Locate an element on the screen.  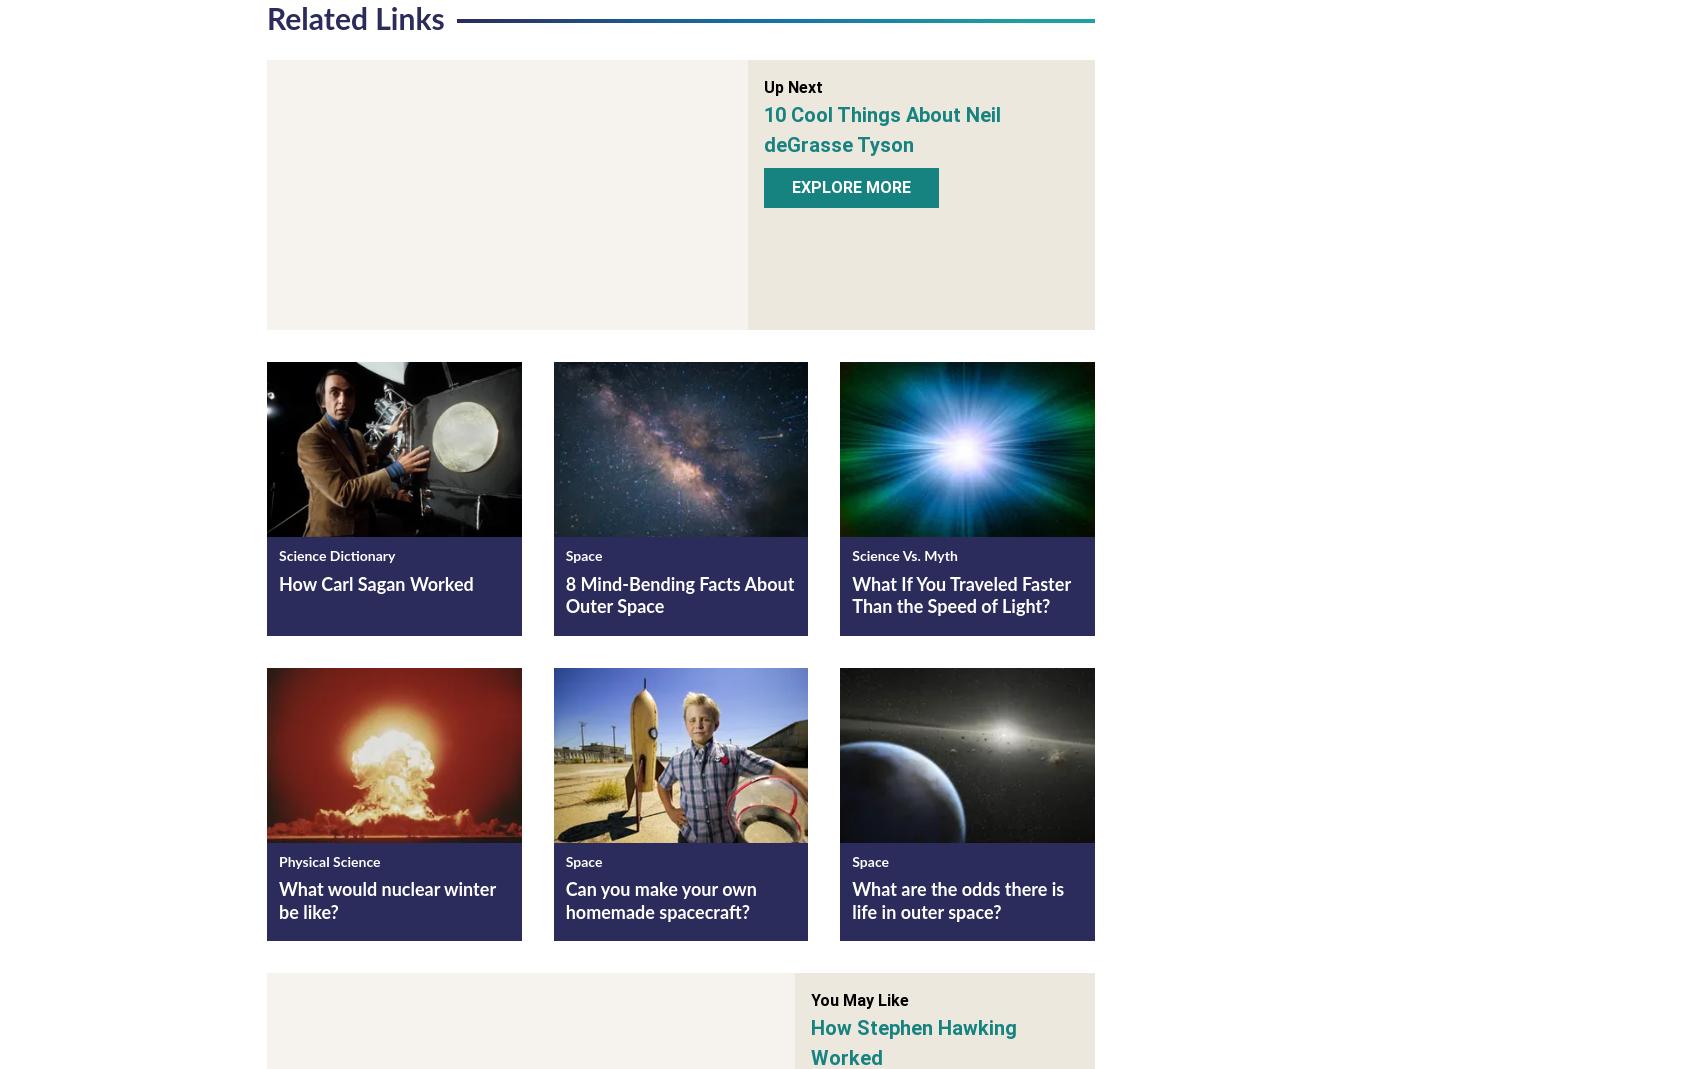
'How Carl Sagan Worked' is located at coordinates (375, 589).